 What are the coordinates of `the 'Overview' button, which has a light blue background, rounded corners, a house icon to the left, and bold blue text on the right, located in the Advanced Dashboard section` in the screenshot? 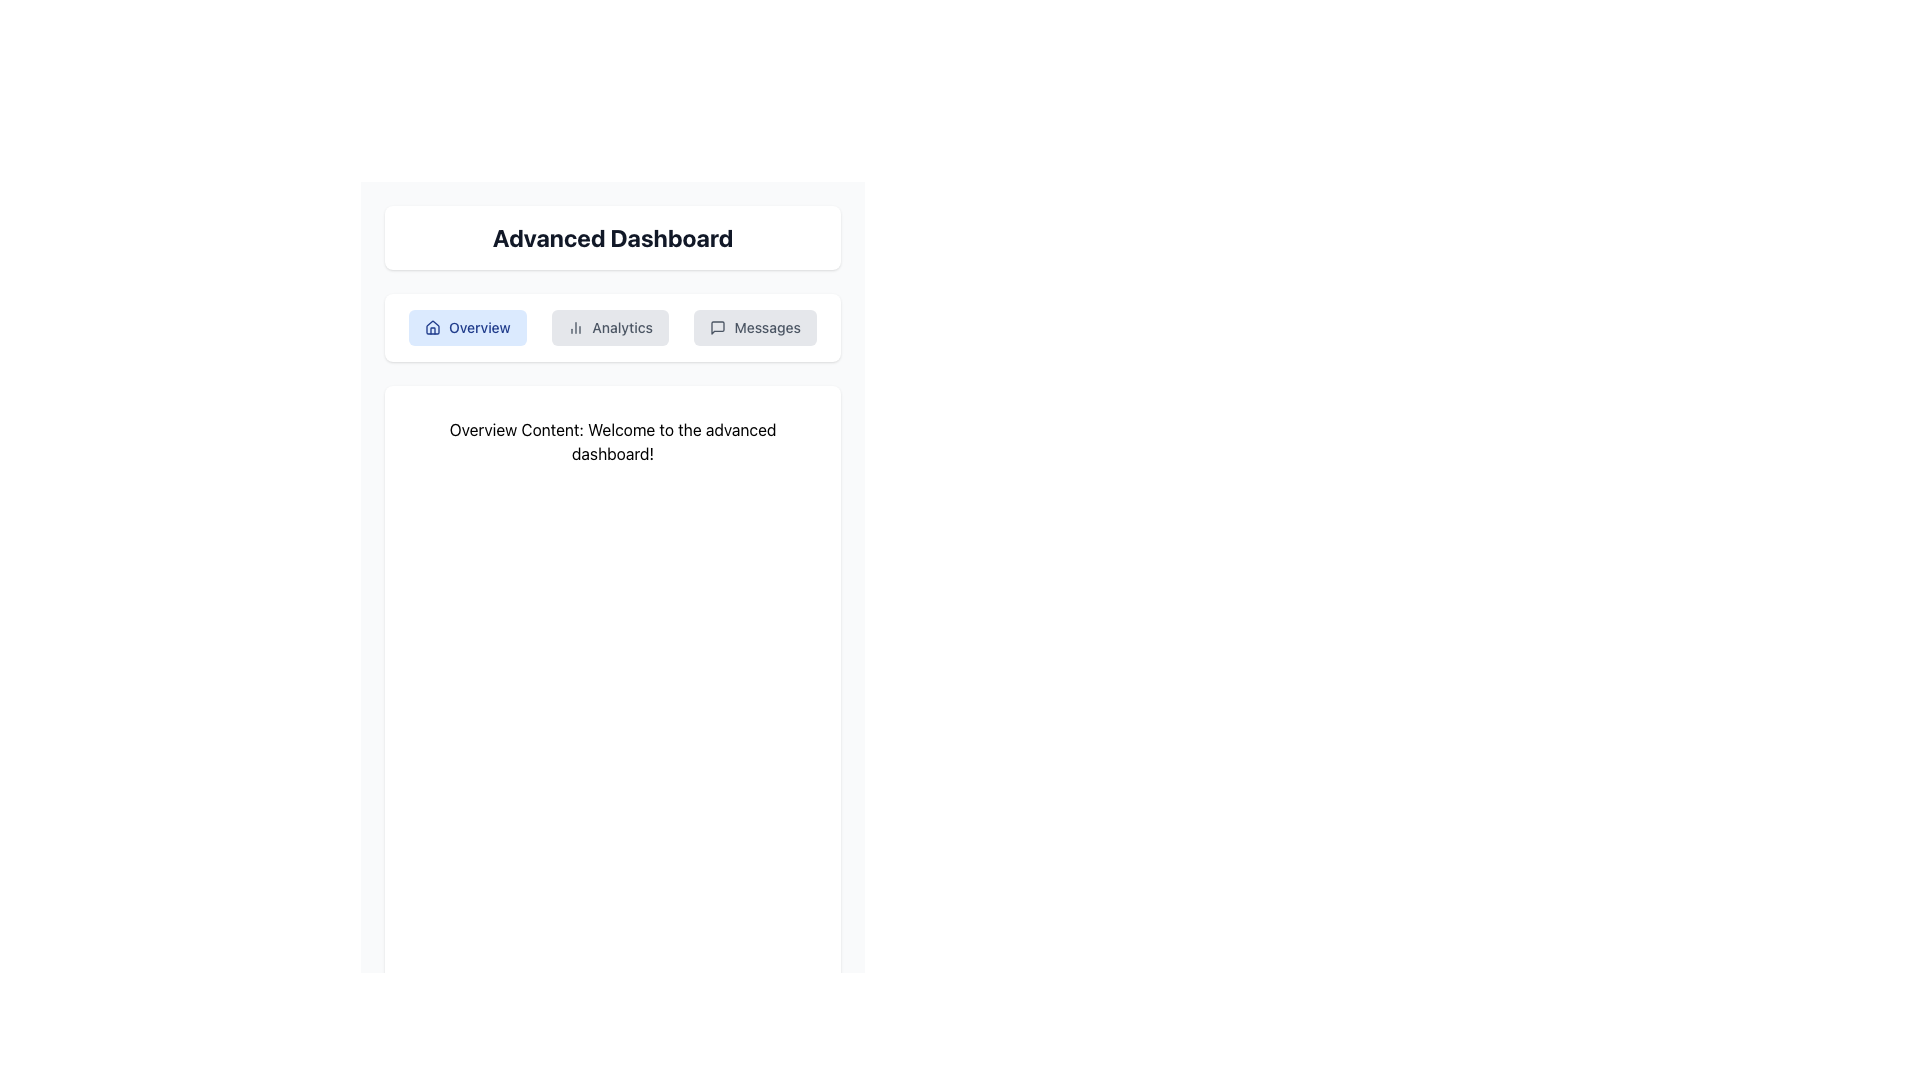 It's located at (466, 326).